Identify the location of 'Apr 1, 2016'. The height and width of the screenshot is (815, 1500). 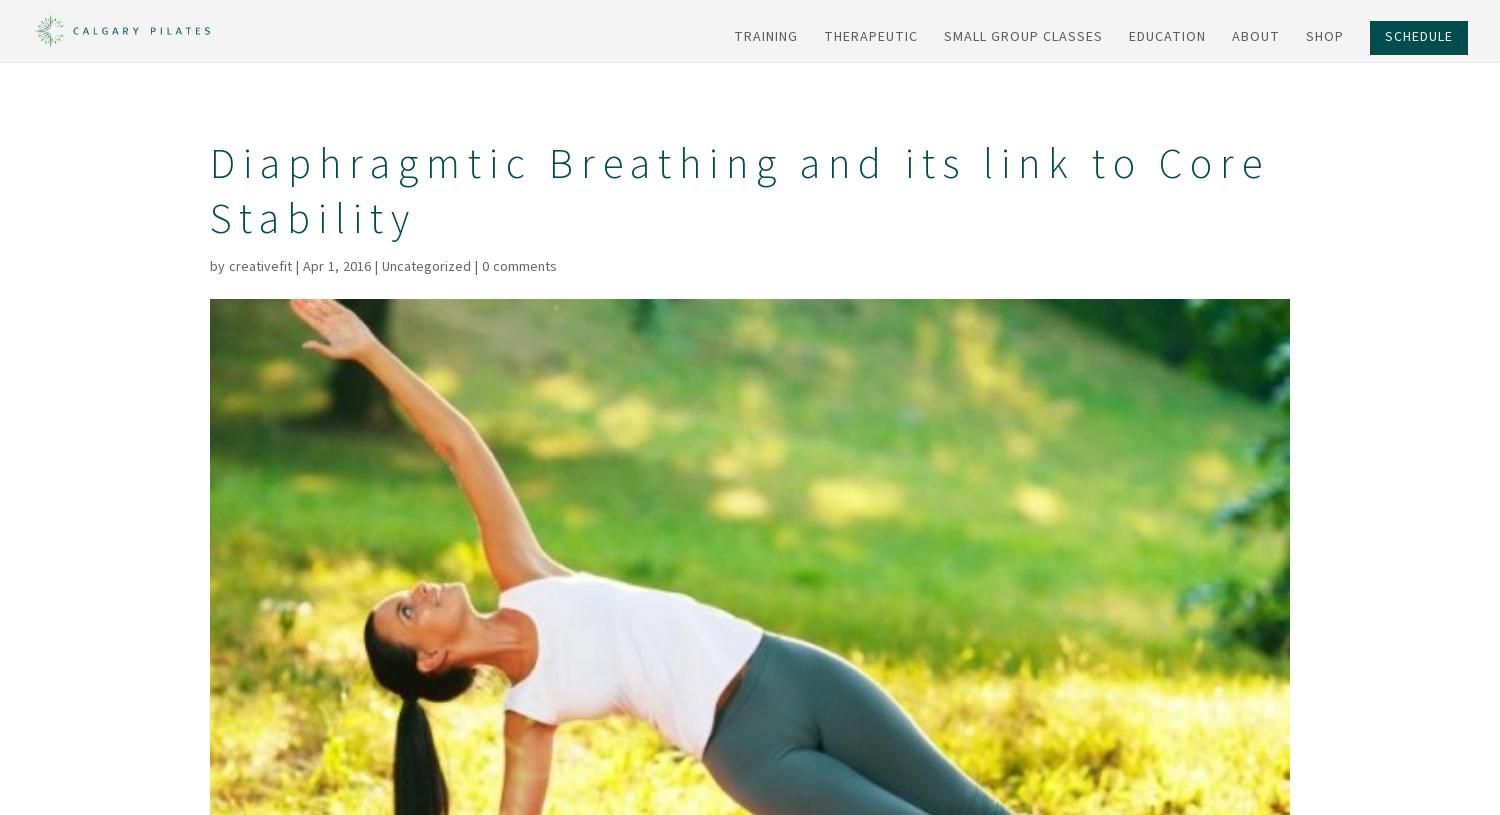
(336, 266).